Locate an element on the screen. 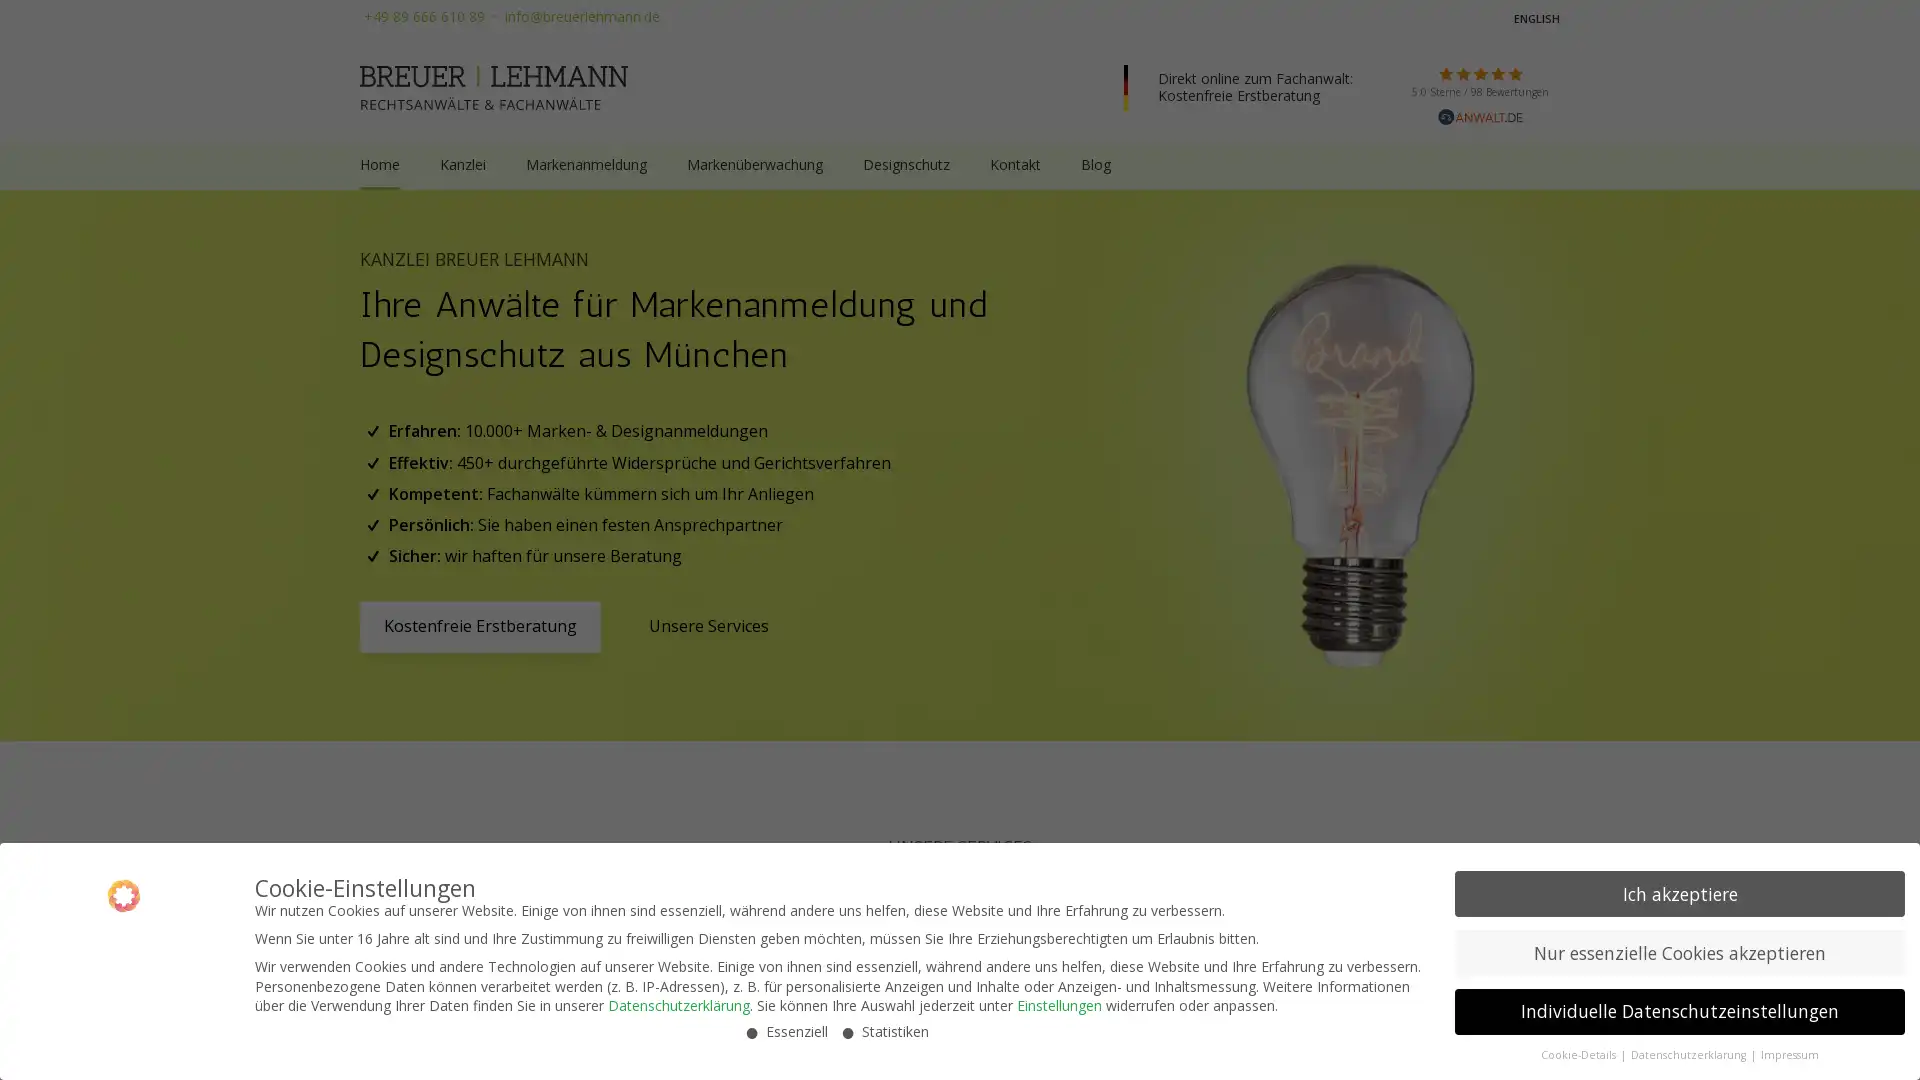  Cookie-Details is located at coordinates (1578, 1054).